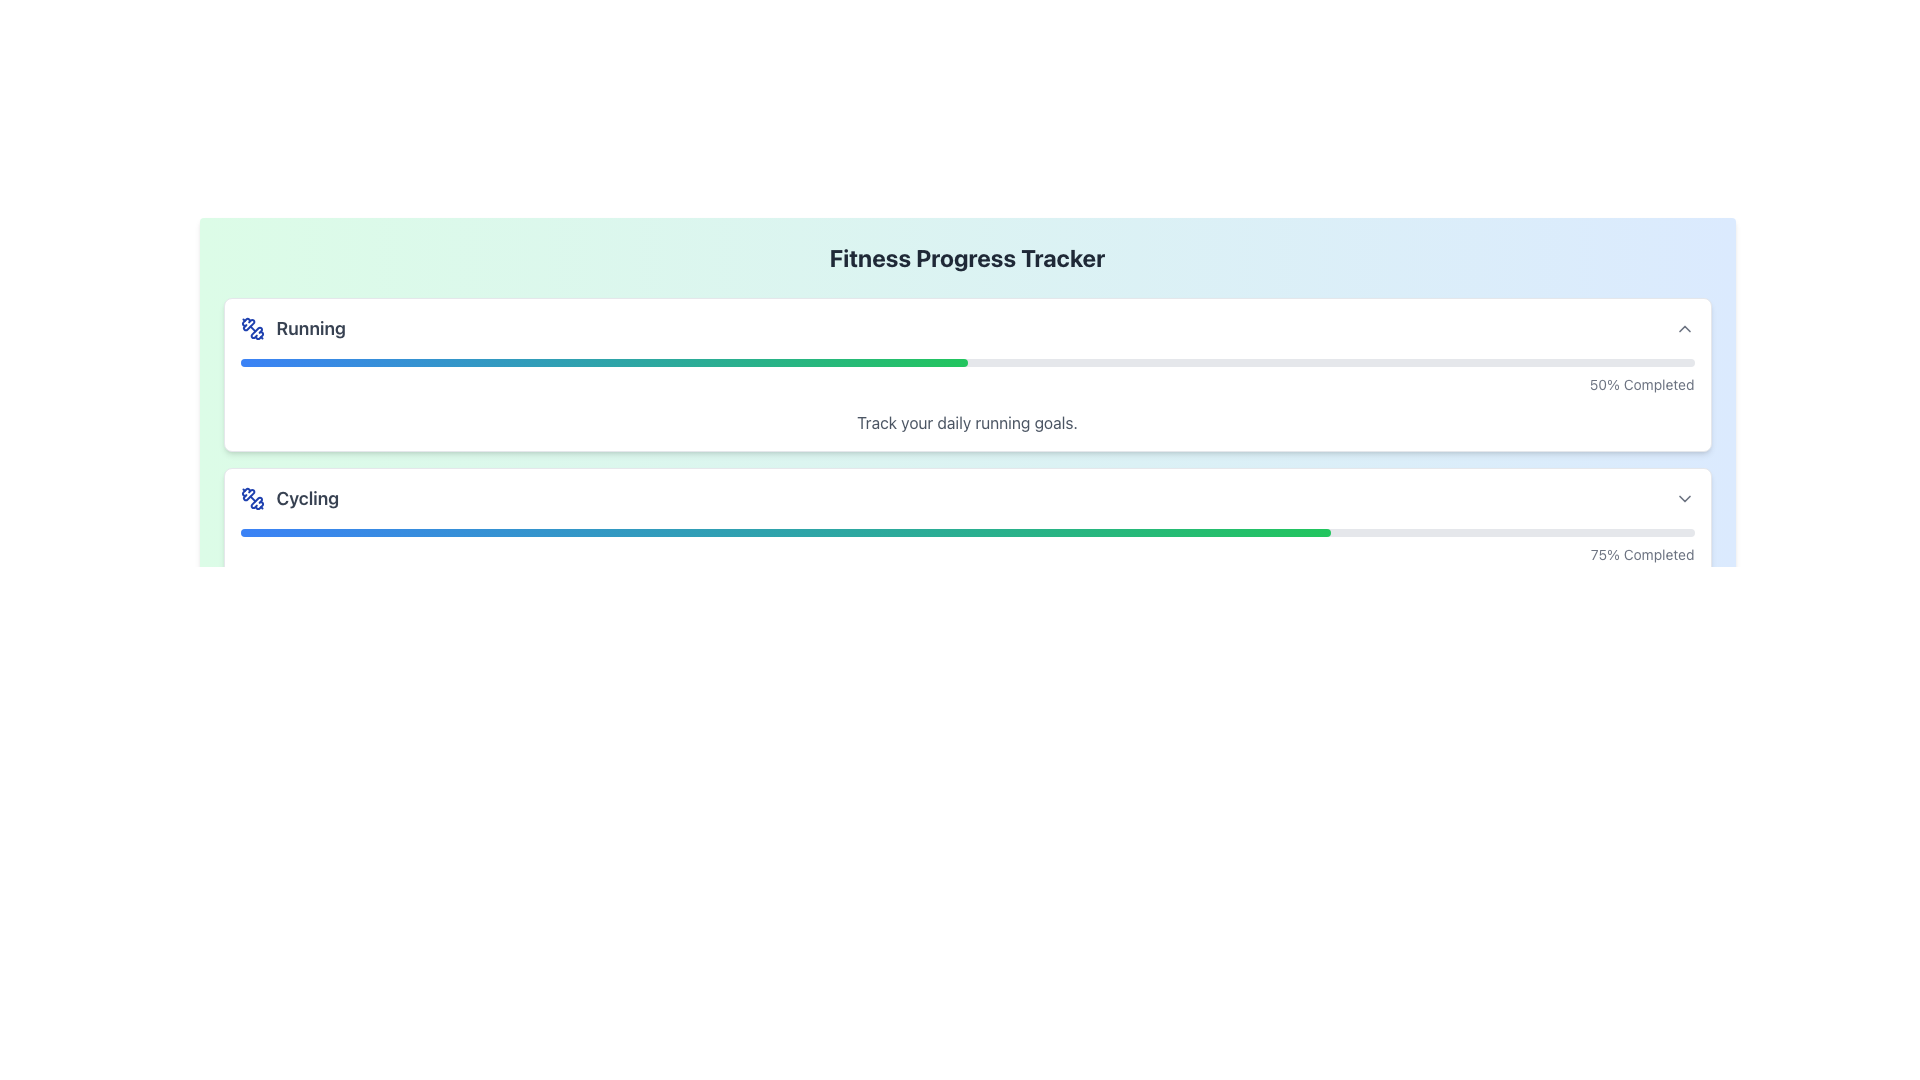 Image resolution: width=1920 pixels, height=1080 pixels. Describe the element at coordinates (1683, 327) in the screenshot. I see `the toggle icon located at the upper right corner of the 'Running' section` at that location.